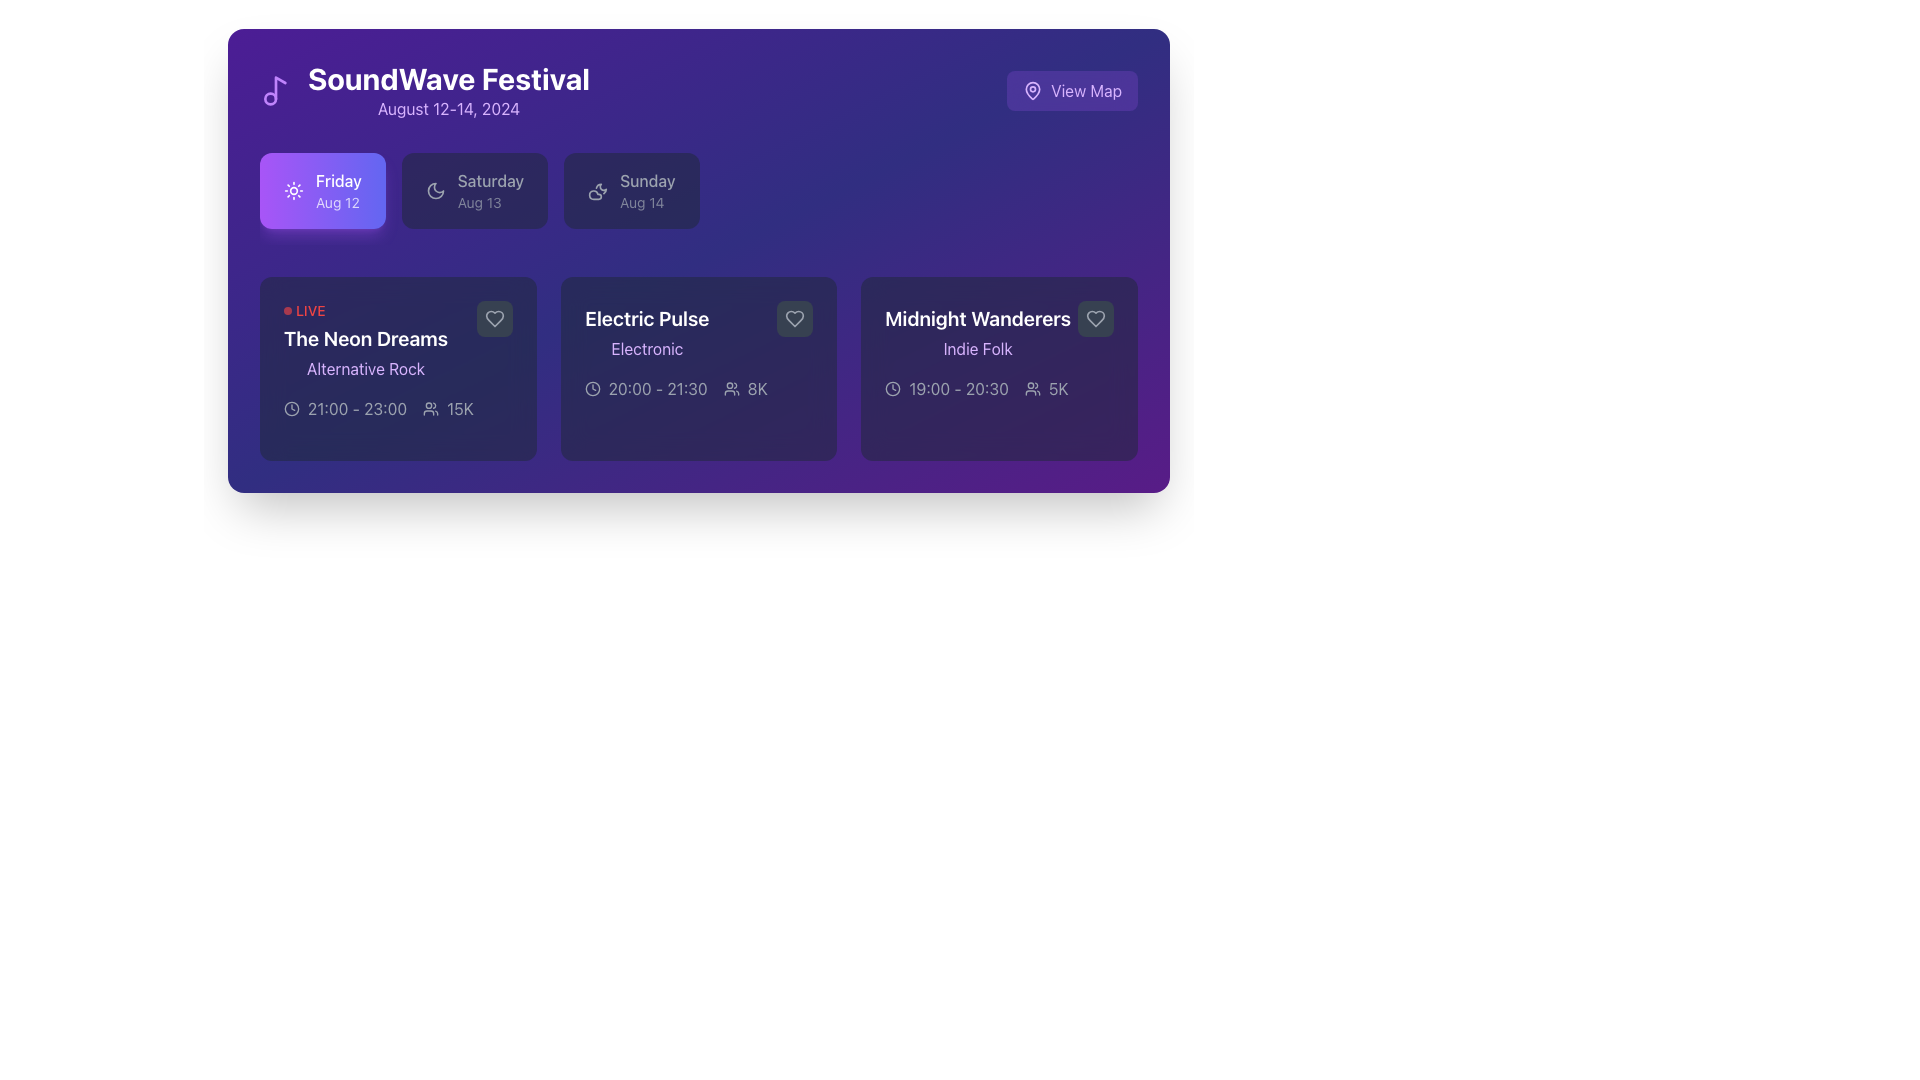 The width and height of the screenshot is (1920, 1080). I want to click on the text label indicating the genre or type of the event described in the middle card of the horizontal layout, positioned below the header text 'Electric Pulse', so click(646, 347).